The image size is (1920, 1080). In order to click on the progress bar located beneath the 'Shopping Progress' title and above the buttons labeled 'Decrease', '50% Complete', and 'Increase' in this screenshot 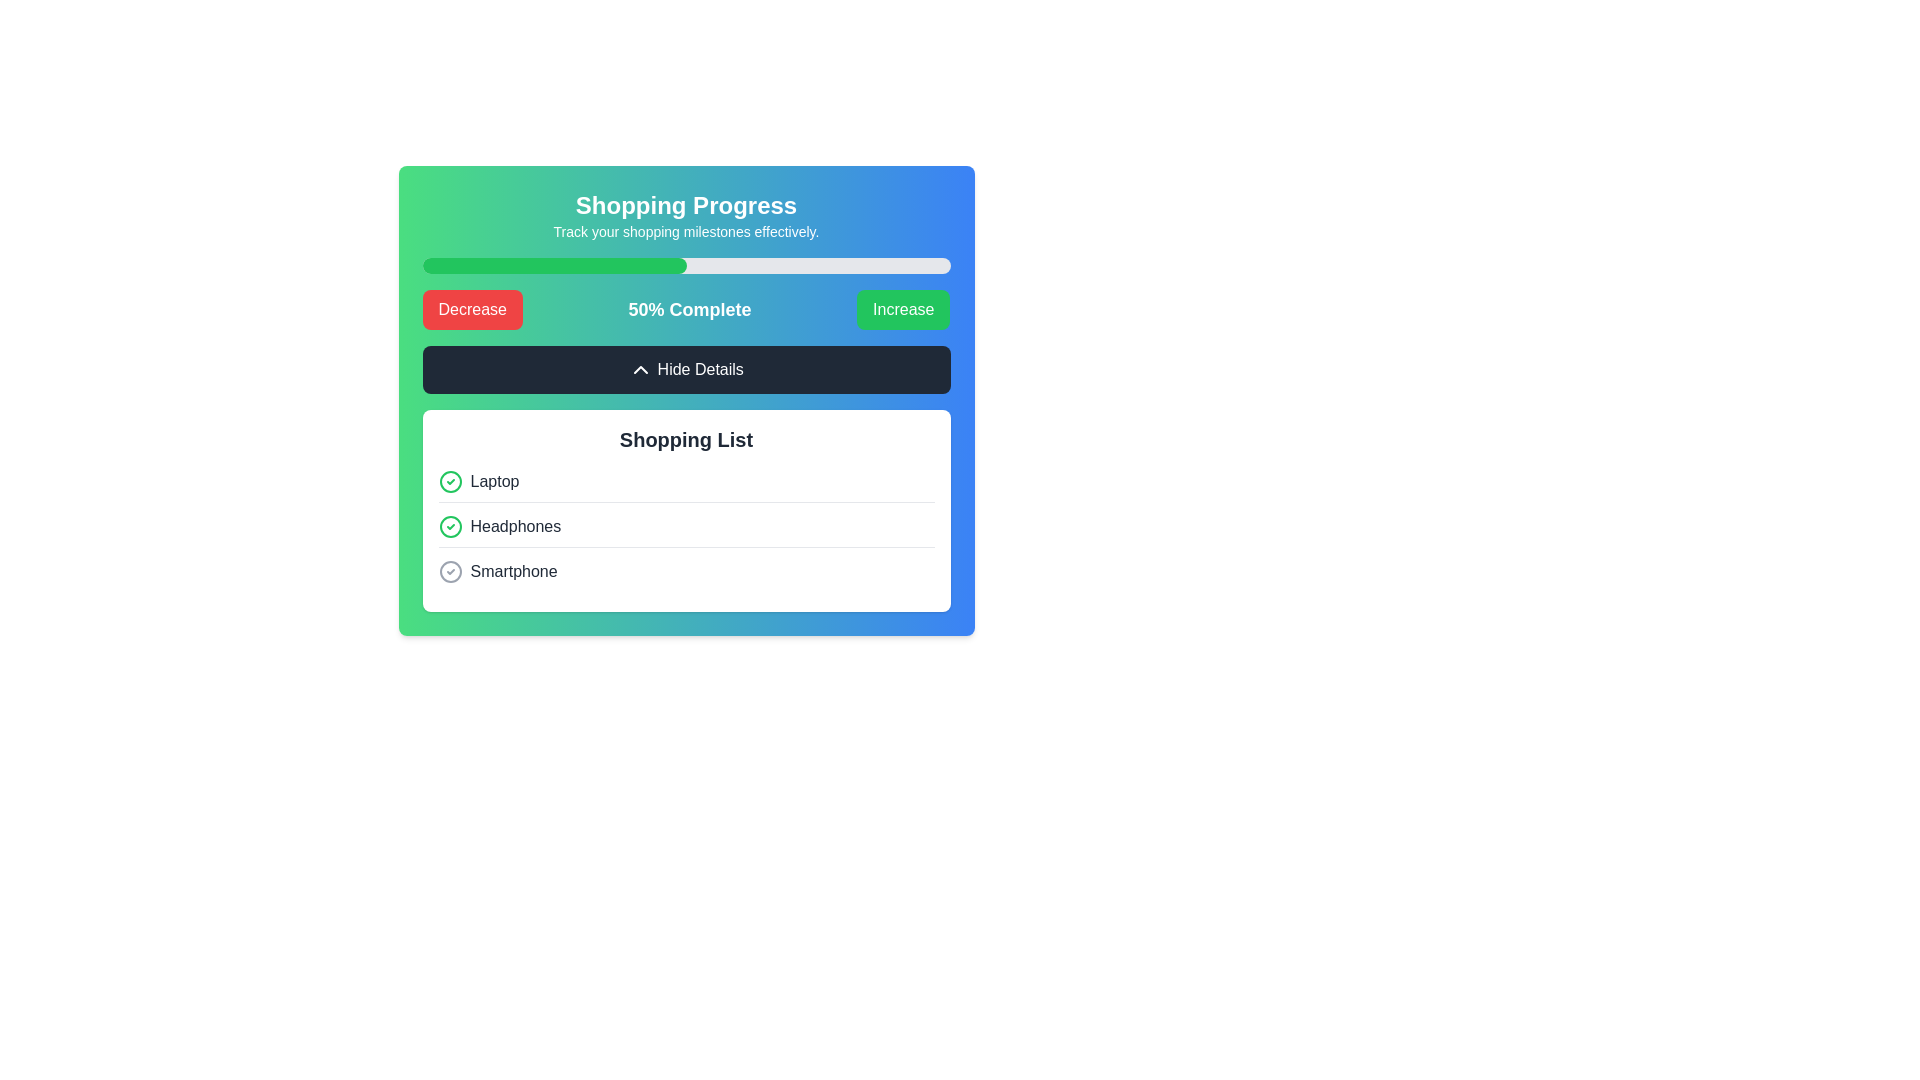, I will do `click(686, 265)`.